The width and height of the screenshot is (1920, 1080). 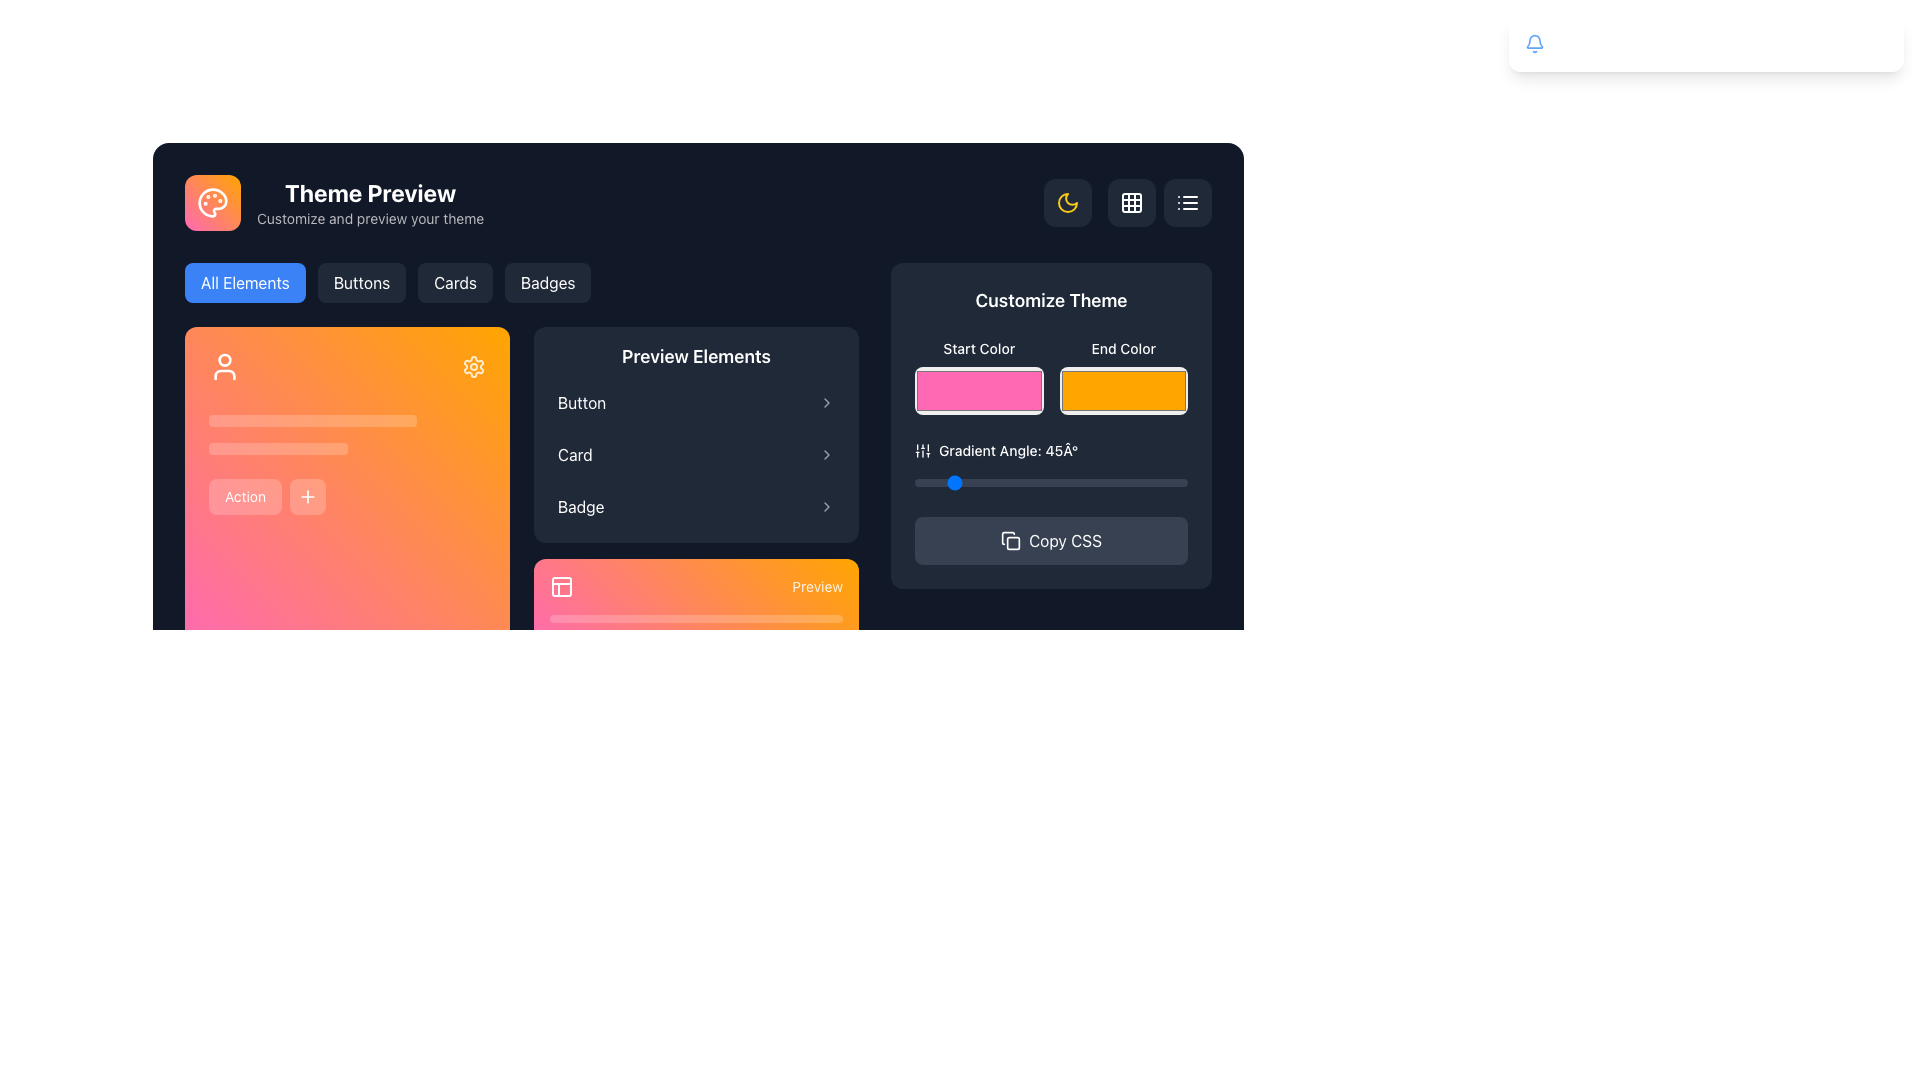 What do you see at coordinates (1067, 203) in the screenshot?
I see `the moon-shaped icon on a circular dark background` at bounding box center [1067, 203].